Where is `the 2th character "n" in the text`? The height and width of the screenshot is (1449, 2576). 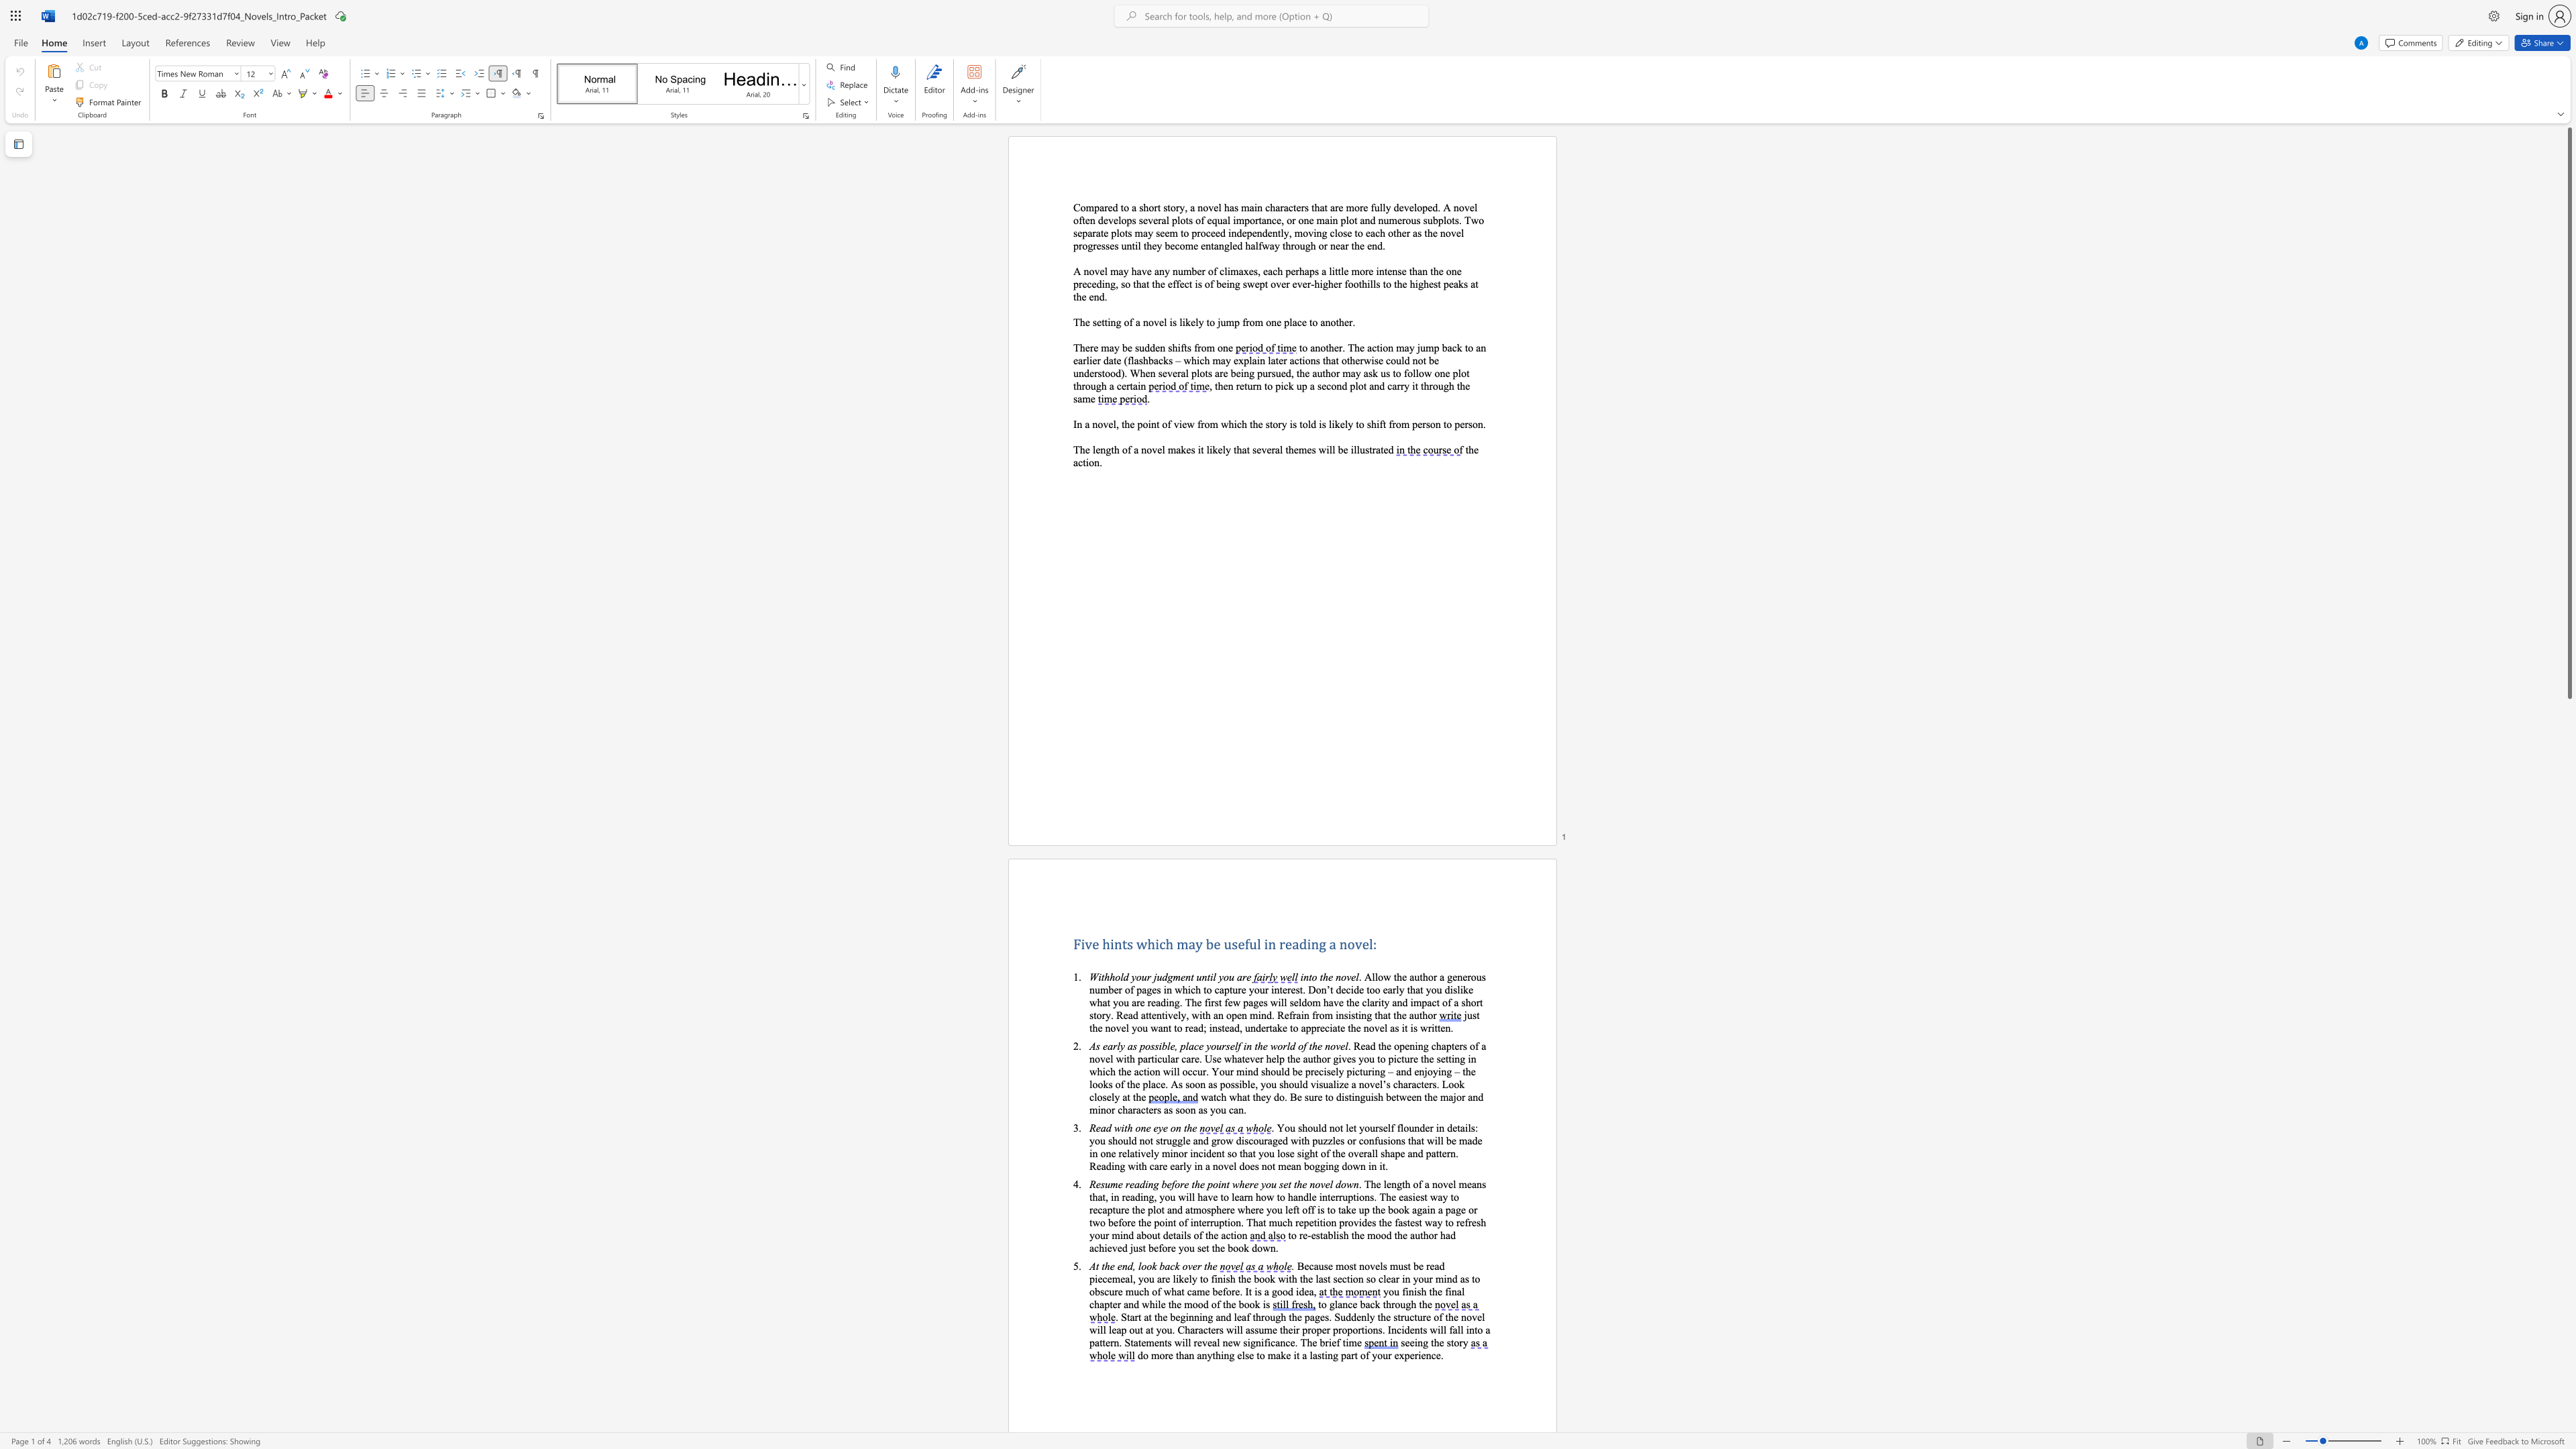
the 2th character "n" in the text is located at coordinates (1204, 977).